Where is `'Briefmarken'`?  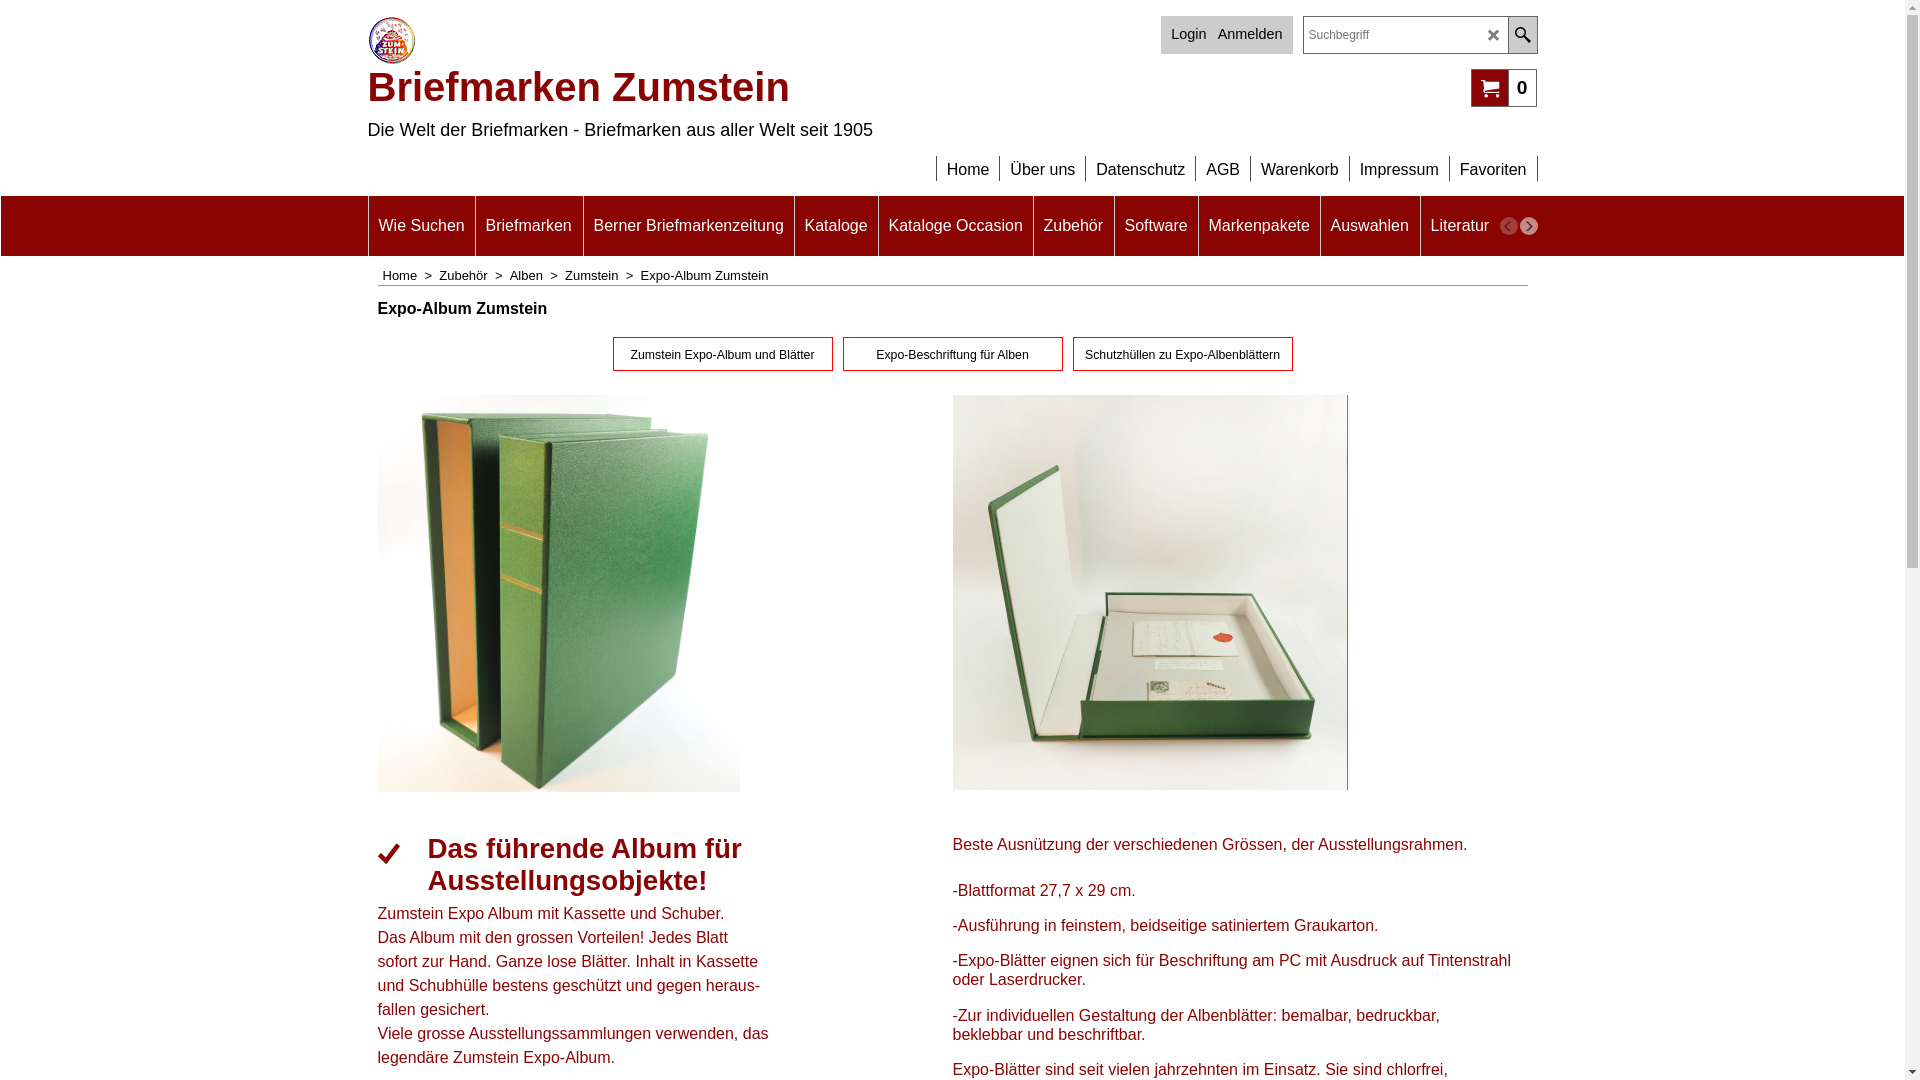
'Briefmarken' is located at coordinates (528, 225).